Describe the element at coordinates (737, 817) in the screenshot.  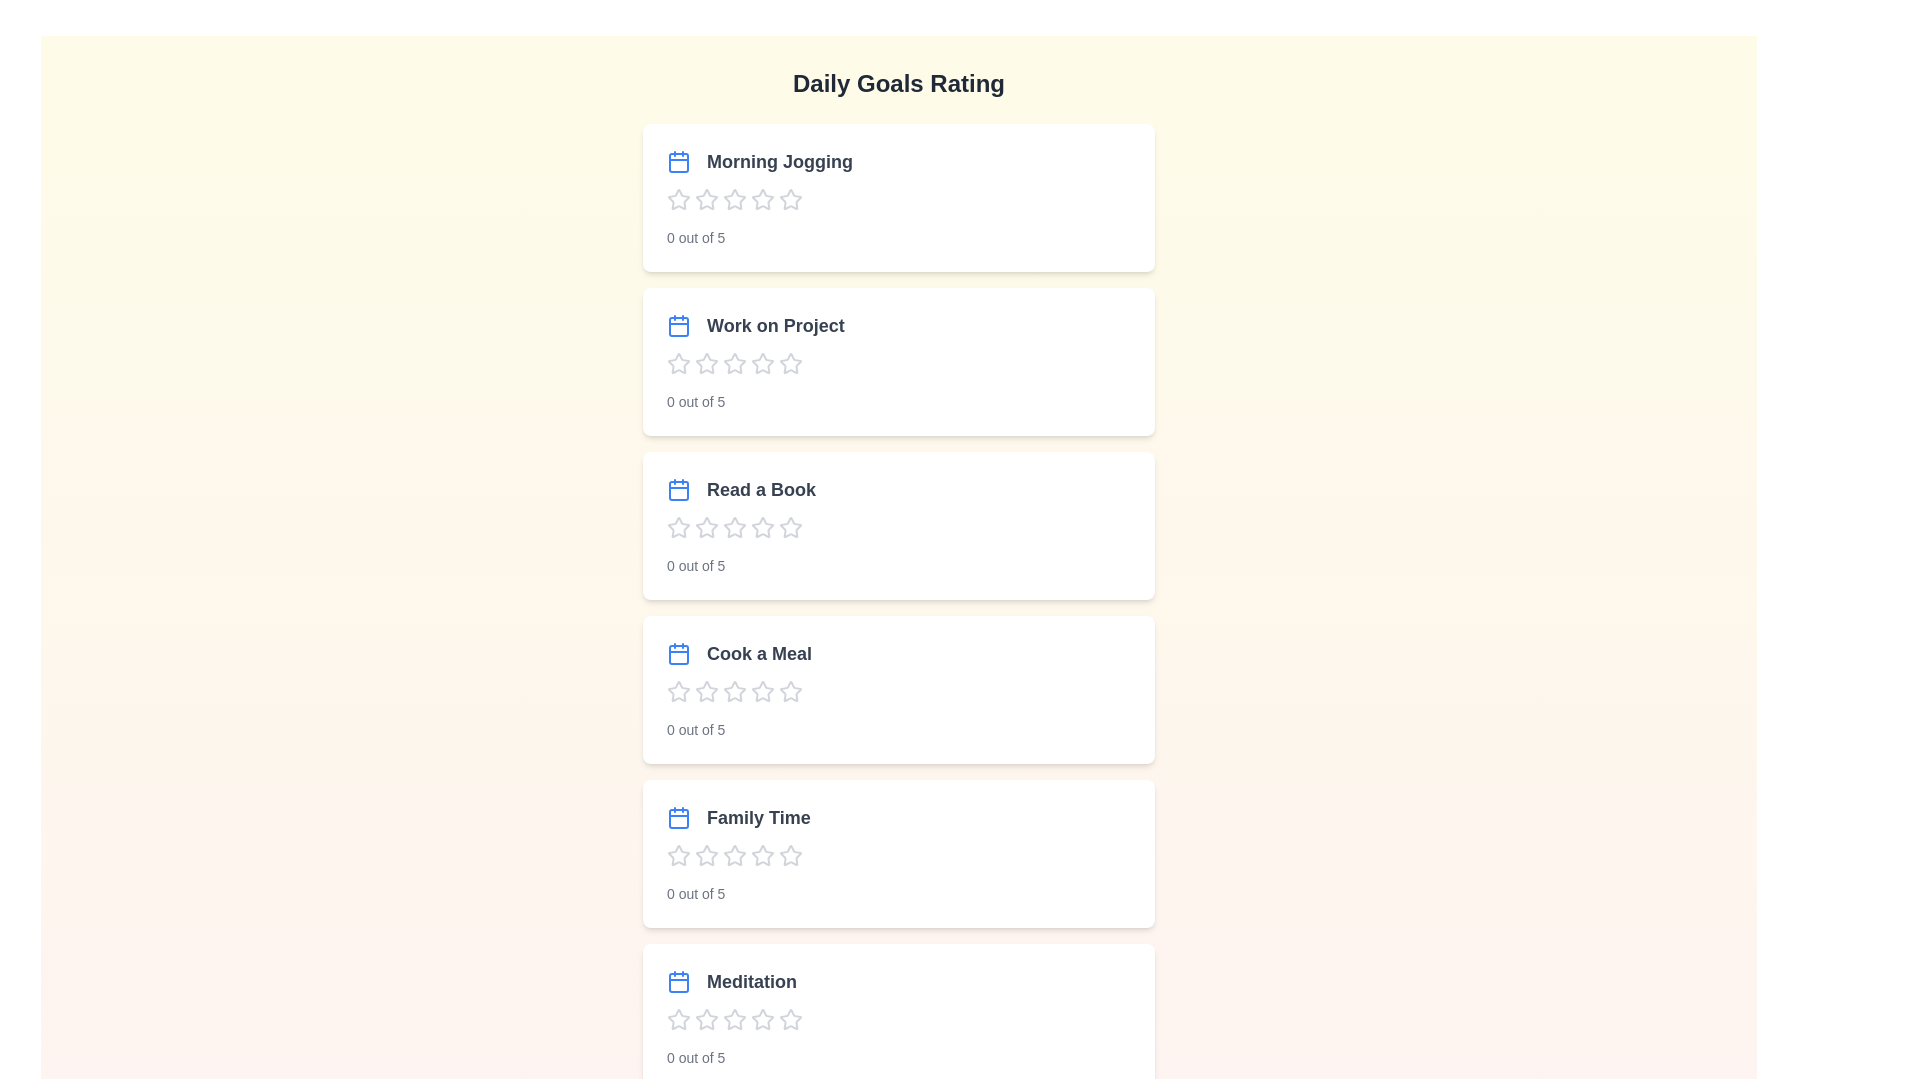
I see `the goal title corresponding to Family Time` at that location.